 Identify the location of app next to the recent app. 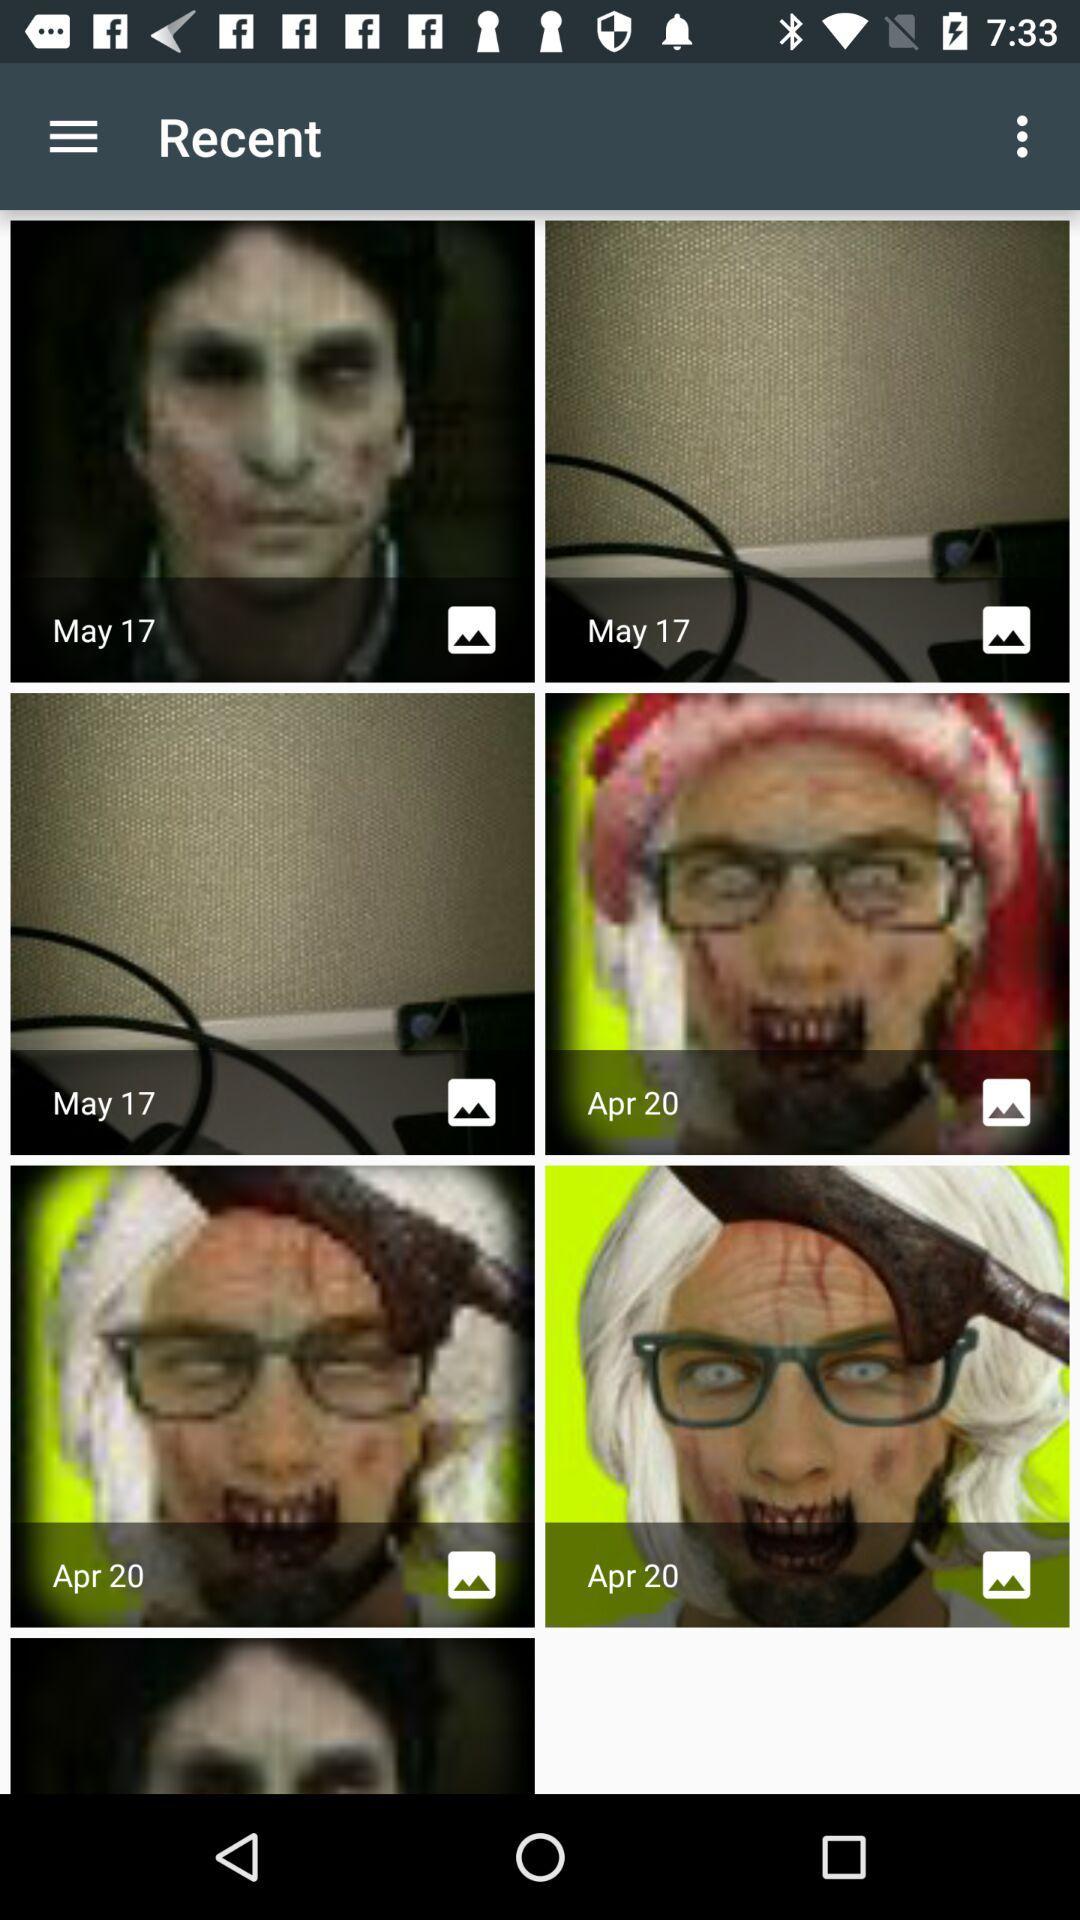
(72, 135).